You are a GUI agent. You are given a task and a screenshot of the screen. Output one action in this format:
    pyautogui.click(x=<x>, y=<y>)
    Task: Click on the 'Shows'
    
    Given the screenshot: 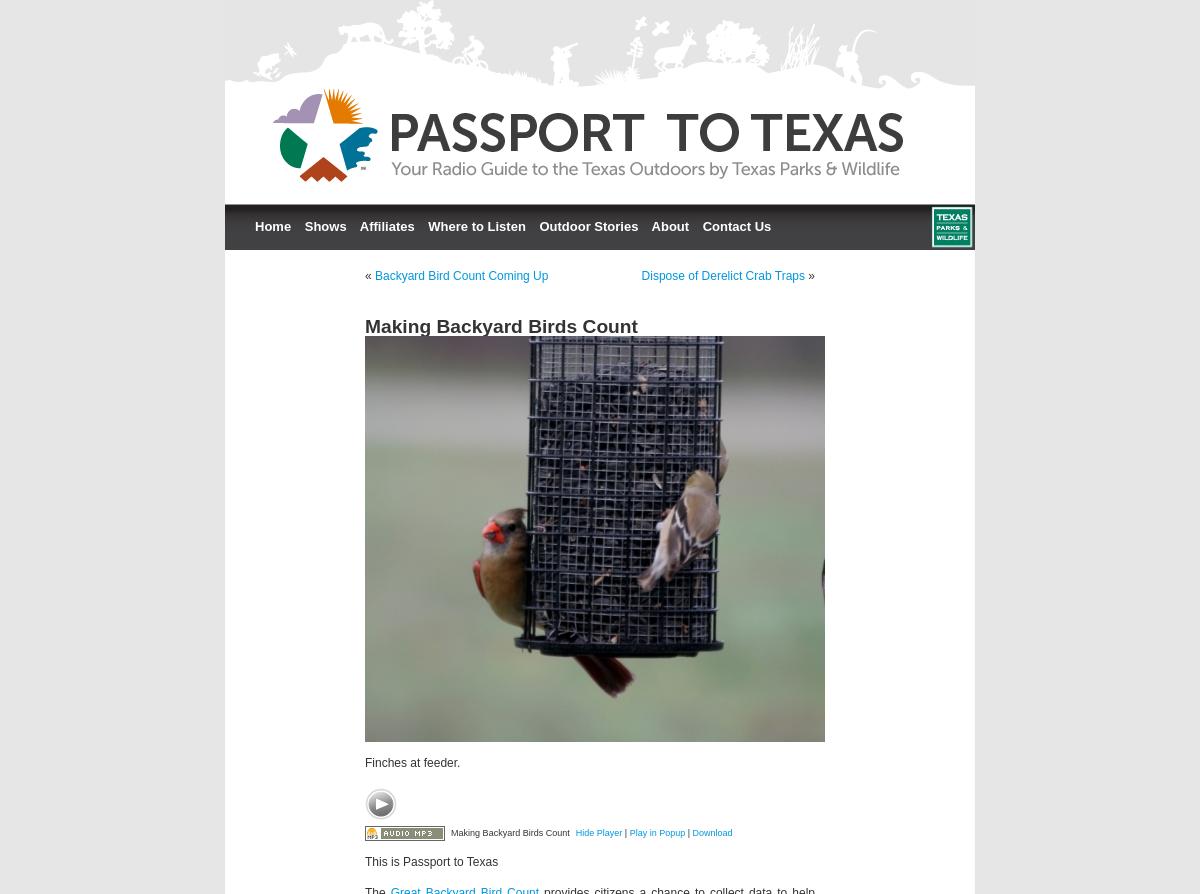 What is the action you would take?
    pyautogui.click(x=324, y=225)
    